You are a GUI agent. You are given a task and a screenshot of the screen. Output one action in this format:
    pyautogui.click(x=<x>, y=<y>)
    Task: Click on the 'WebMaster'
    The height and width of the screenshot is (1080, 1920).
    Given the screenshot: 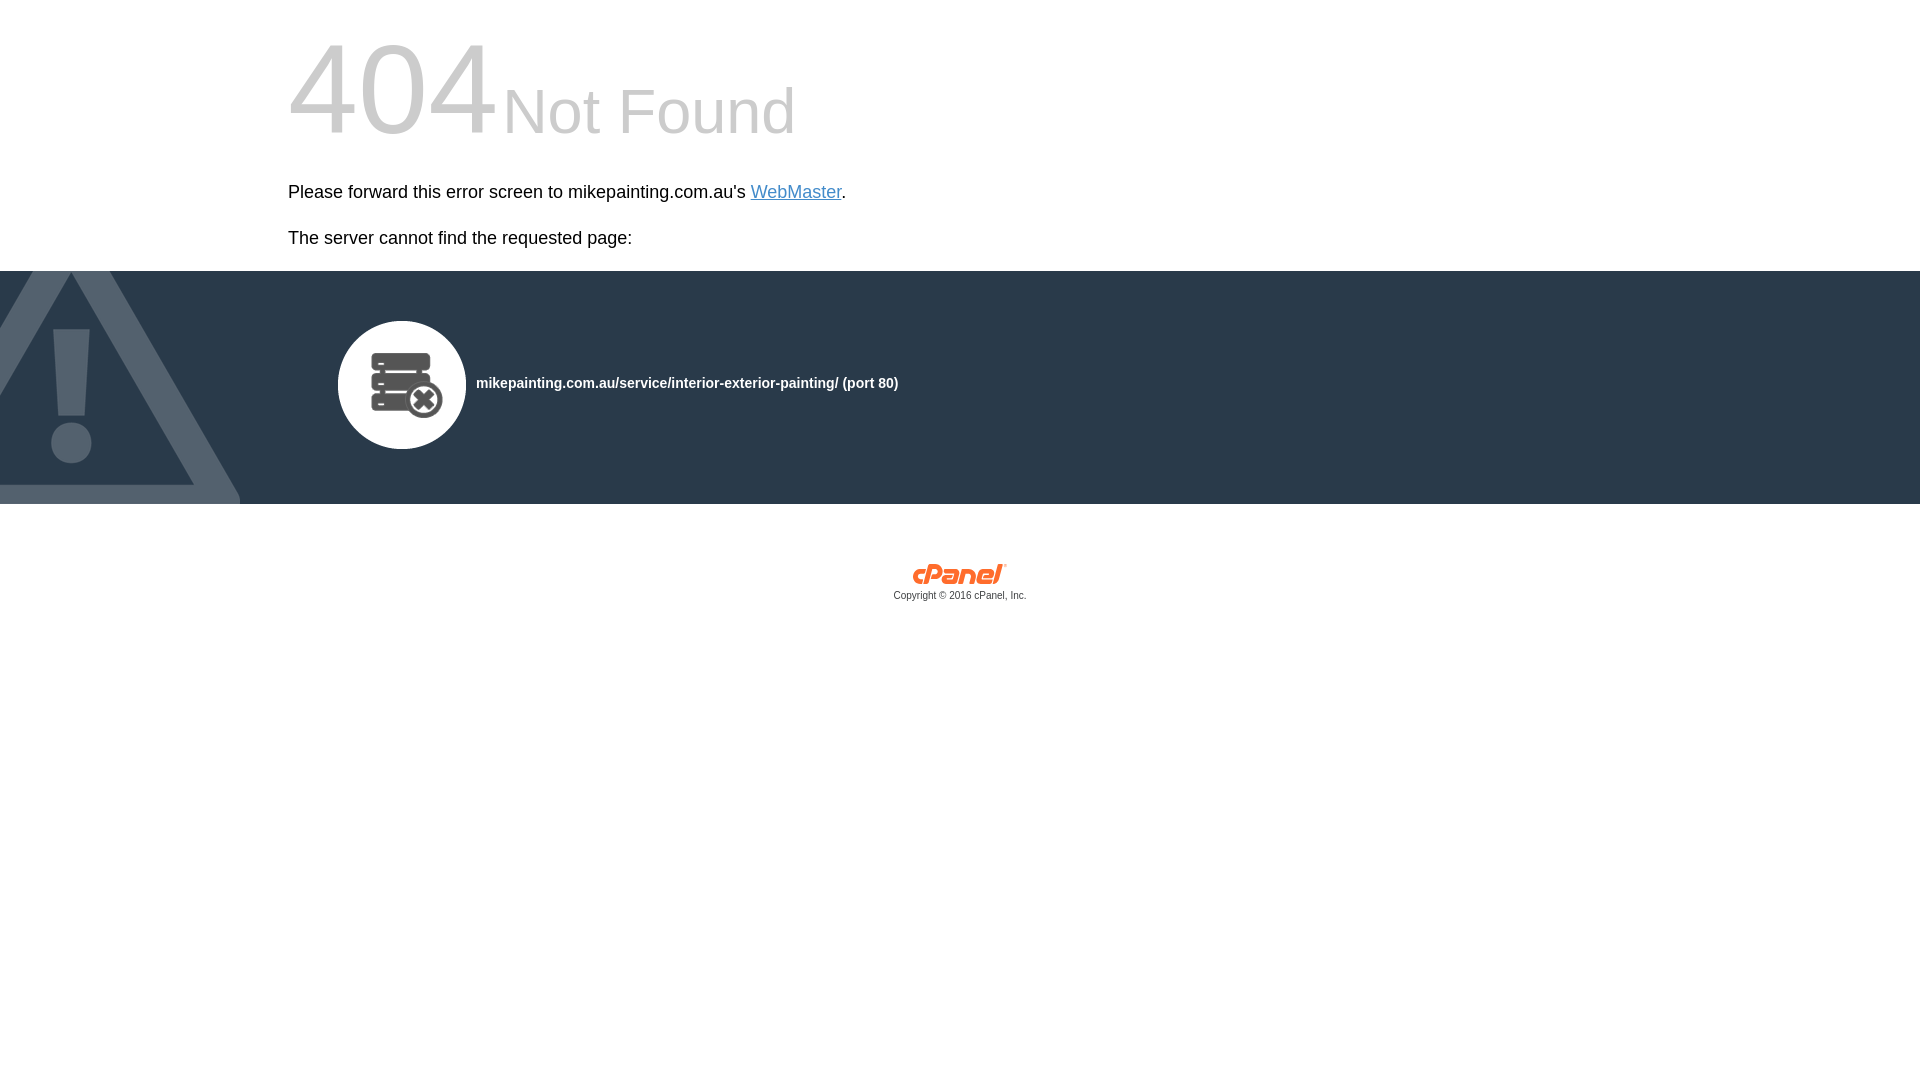 What is the action you would take?
    pyautogui.click(x=795, y=192)
    